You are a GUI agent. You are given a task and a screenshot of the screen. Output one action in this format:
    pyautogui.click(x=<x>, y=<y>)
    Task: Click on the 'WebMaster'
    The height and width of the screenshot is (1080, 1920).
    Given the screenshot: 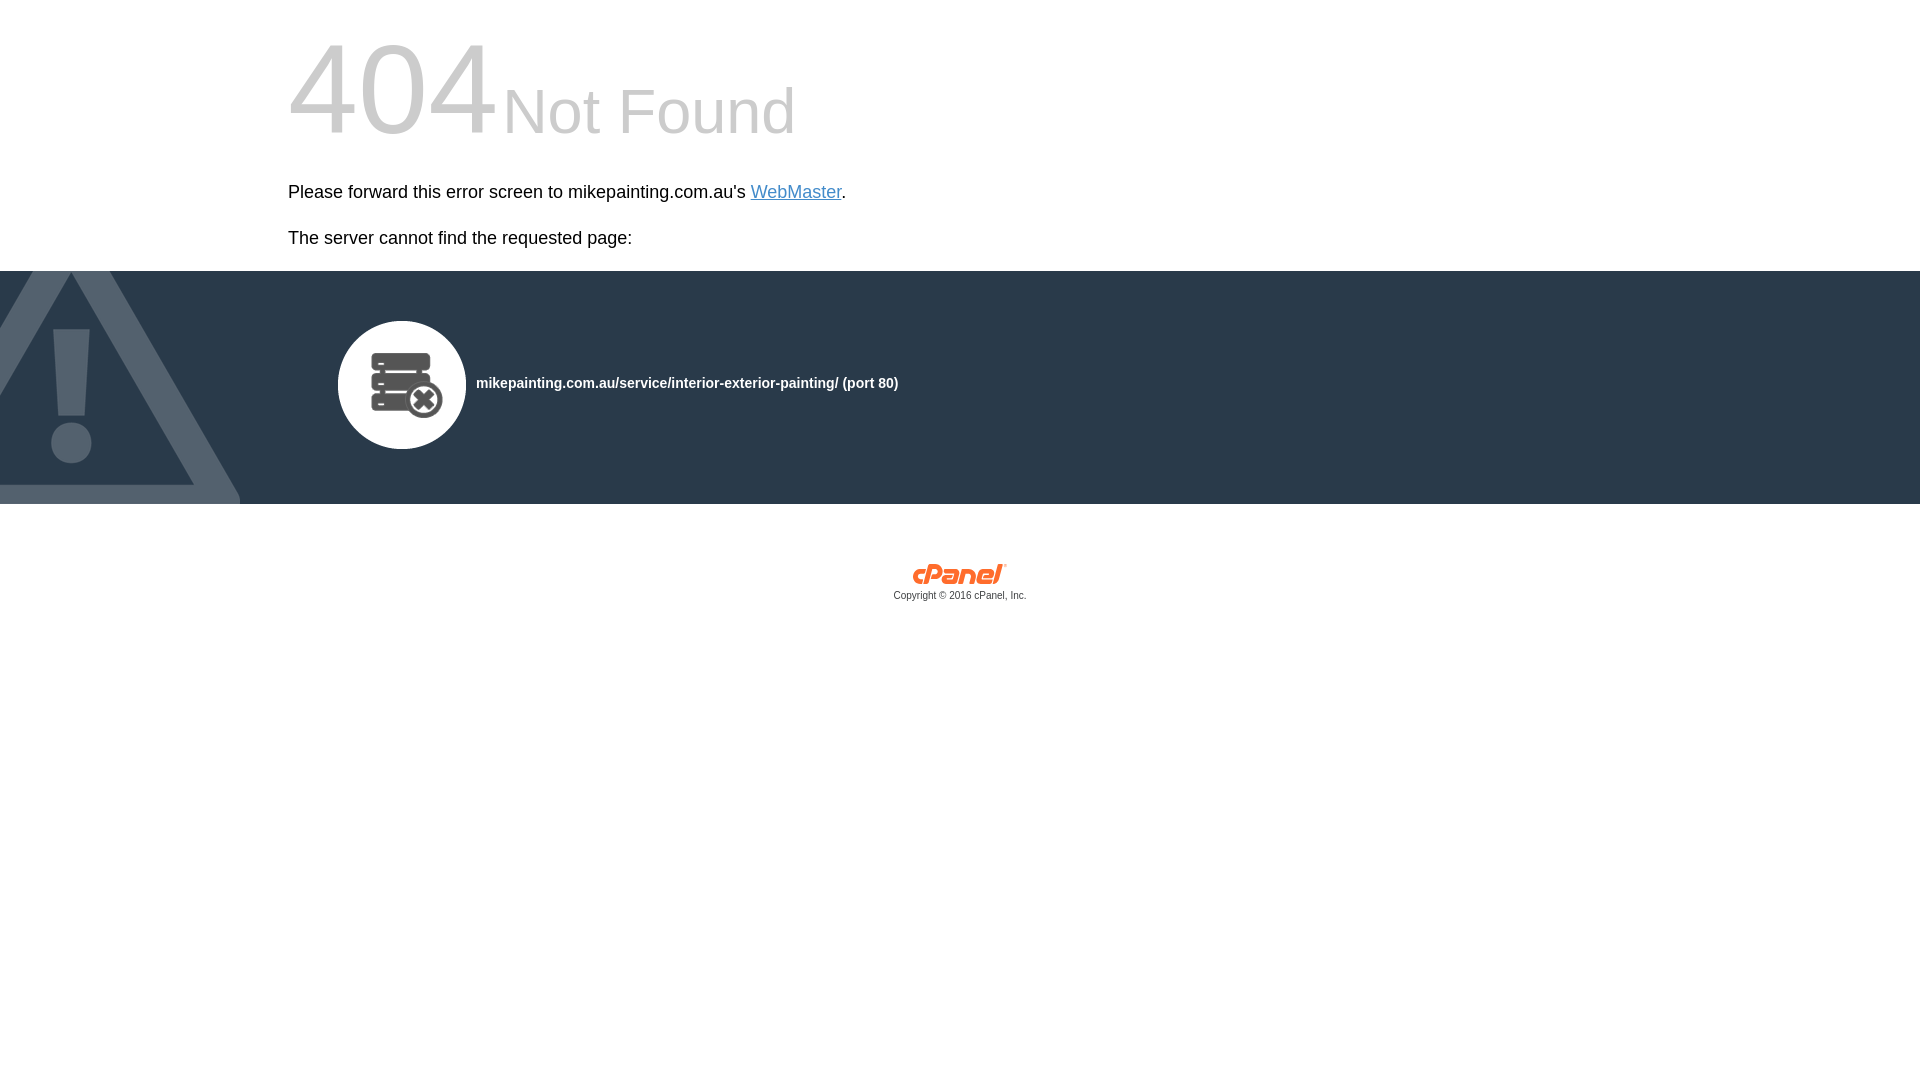 What is the action you would take?
    pyautogui.click(x=795, y=192)
    